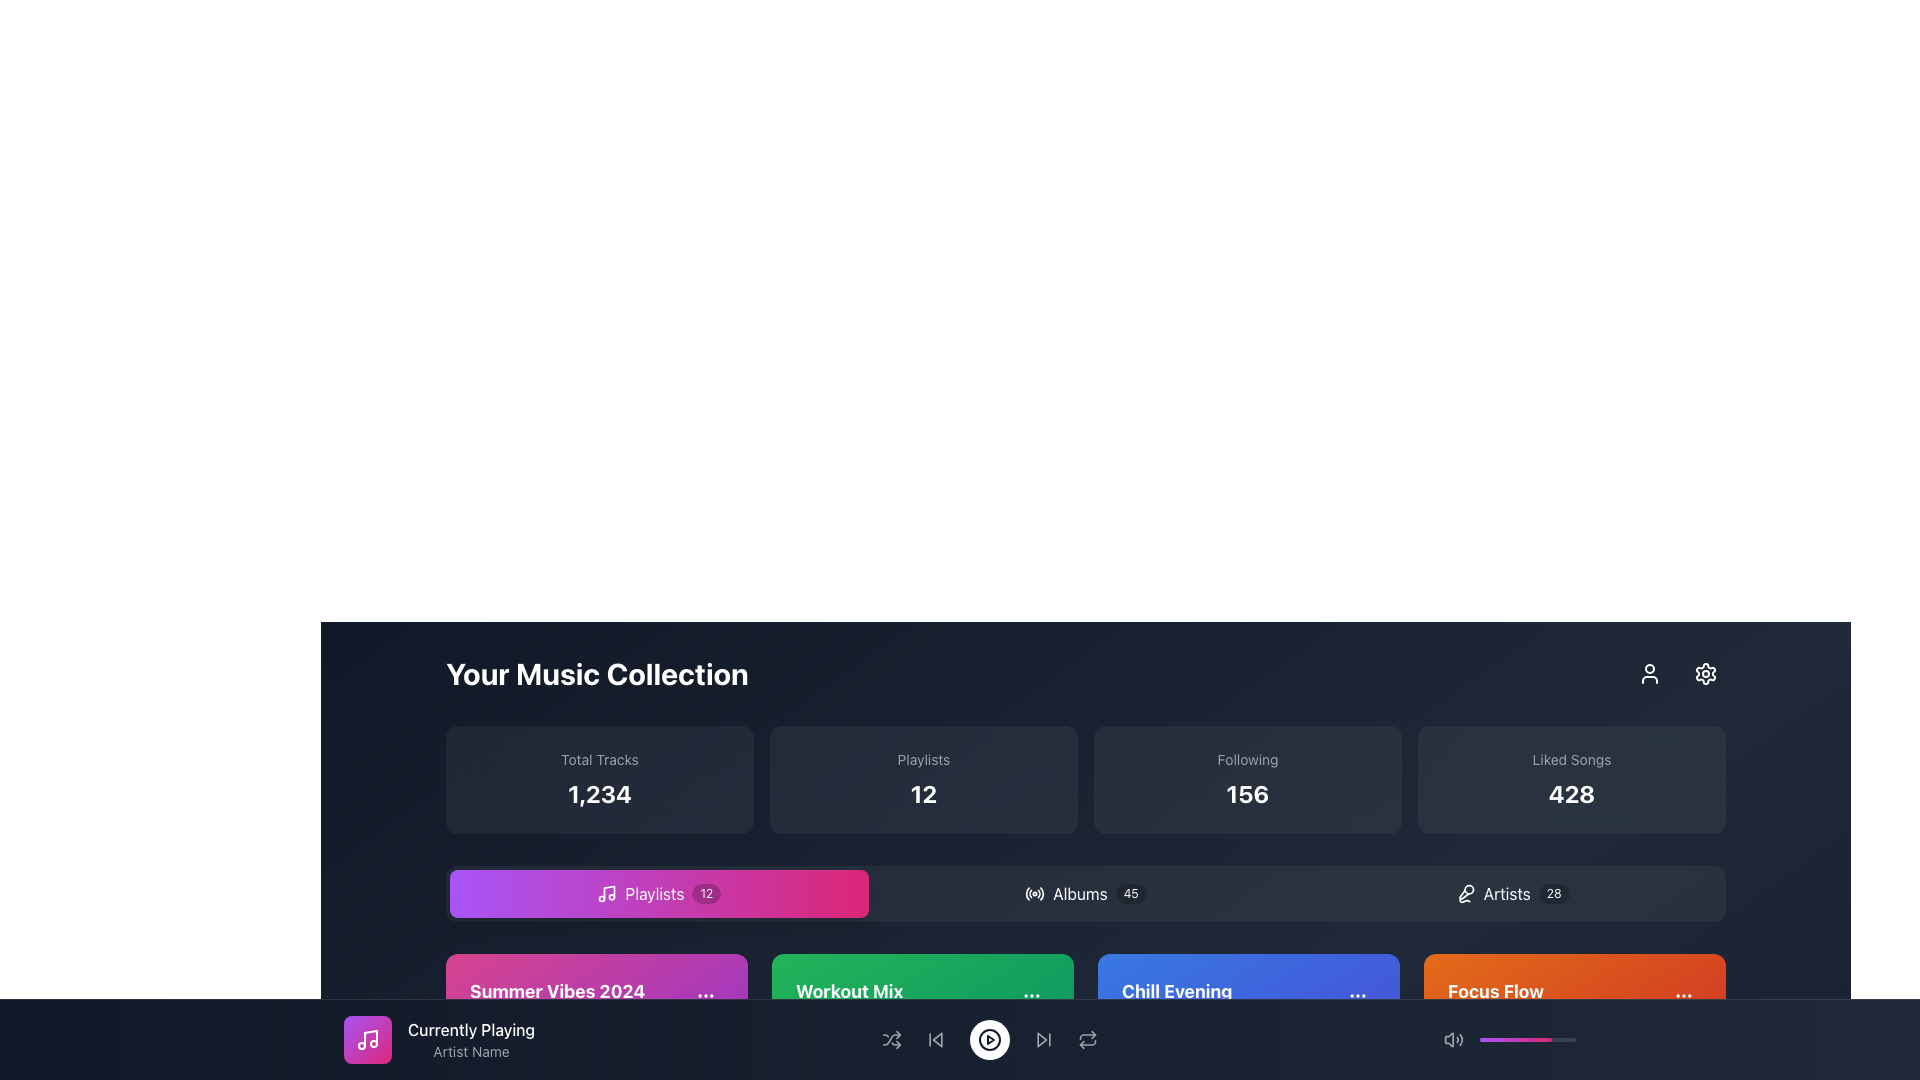 This screenshot has height=1080, width=1920. Describe the element at coordinates (659, 893) in the screenshot. I see `the first button in the group of three buttons under 'Your Music Collection'` at that location.